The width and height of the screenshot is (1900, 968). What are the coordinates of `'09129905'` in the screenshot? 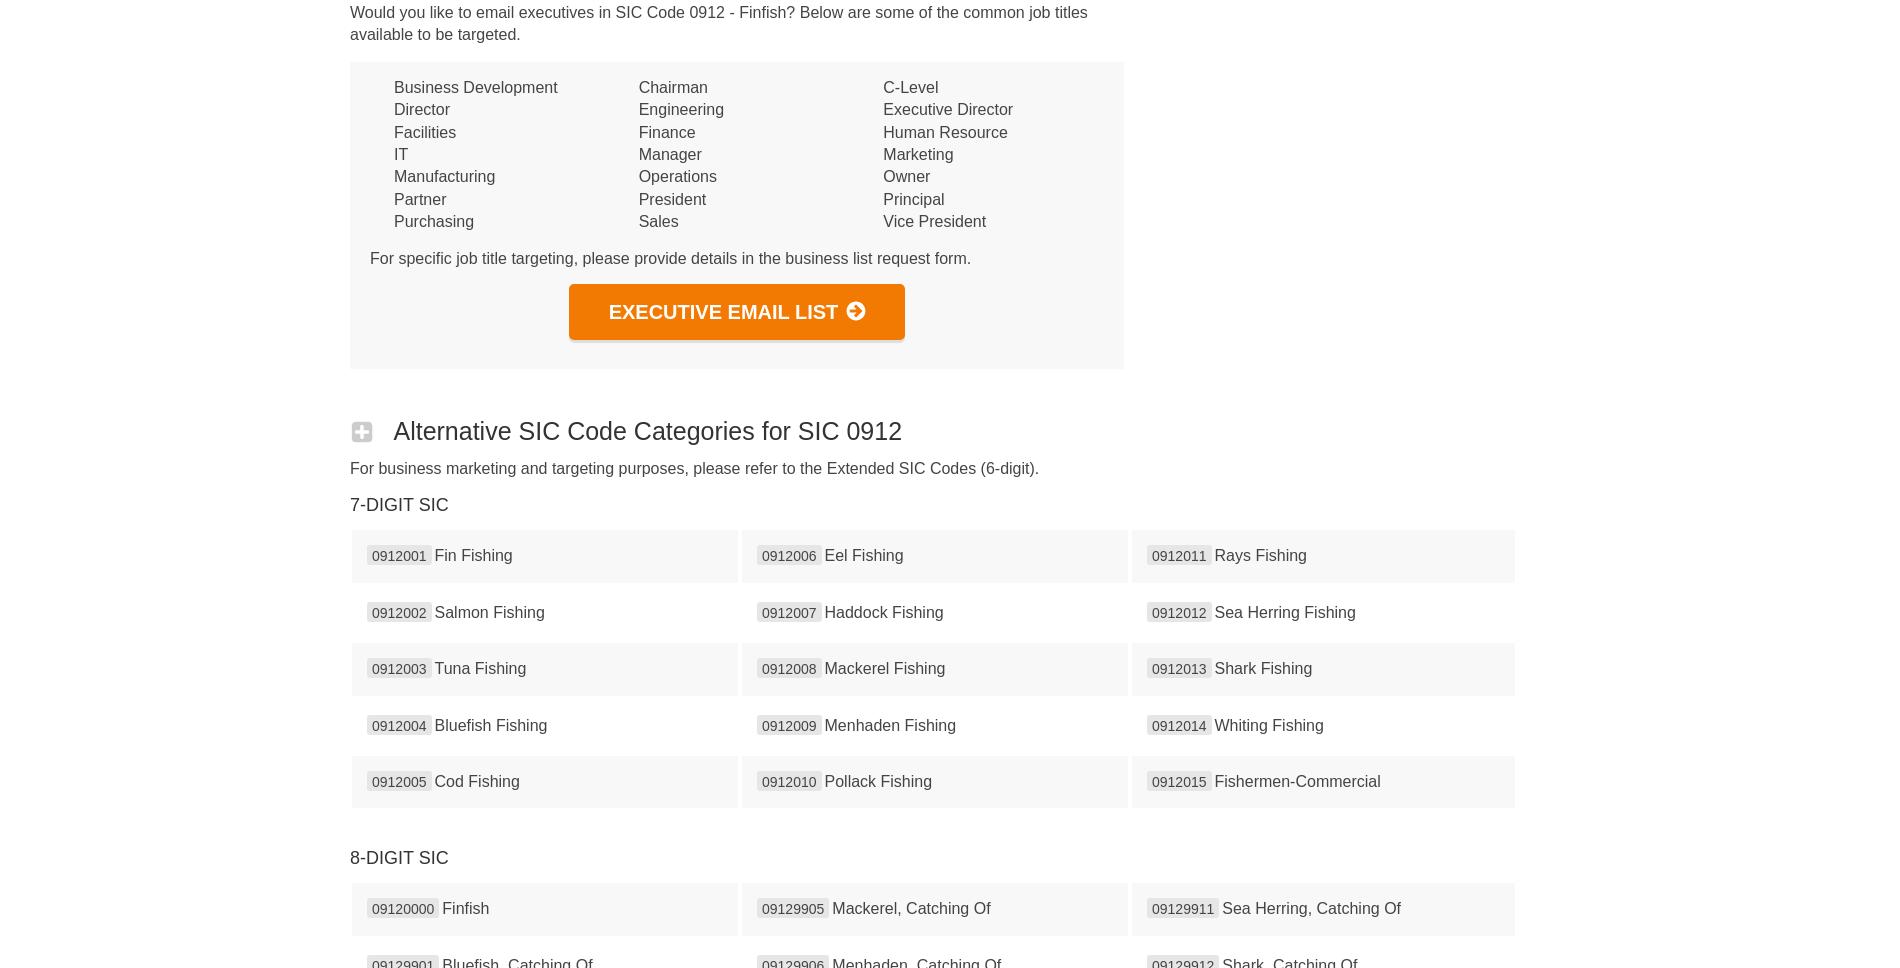 It's located at (792, 908).